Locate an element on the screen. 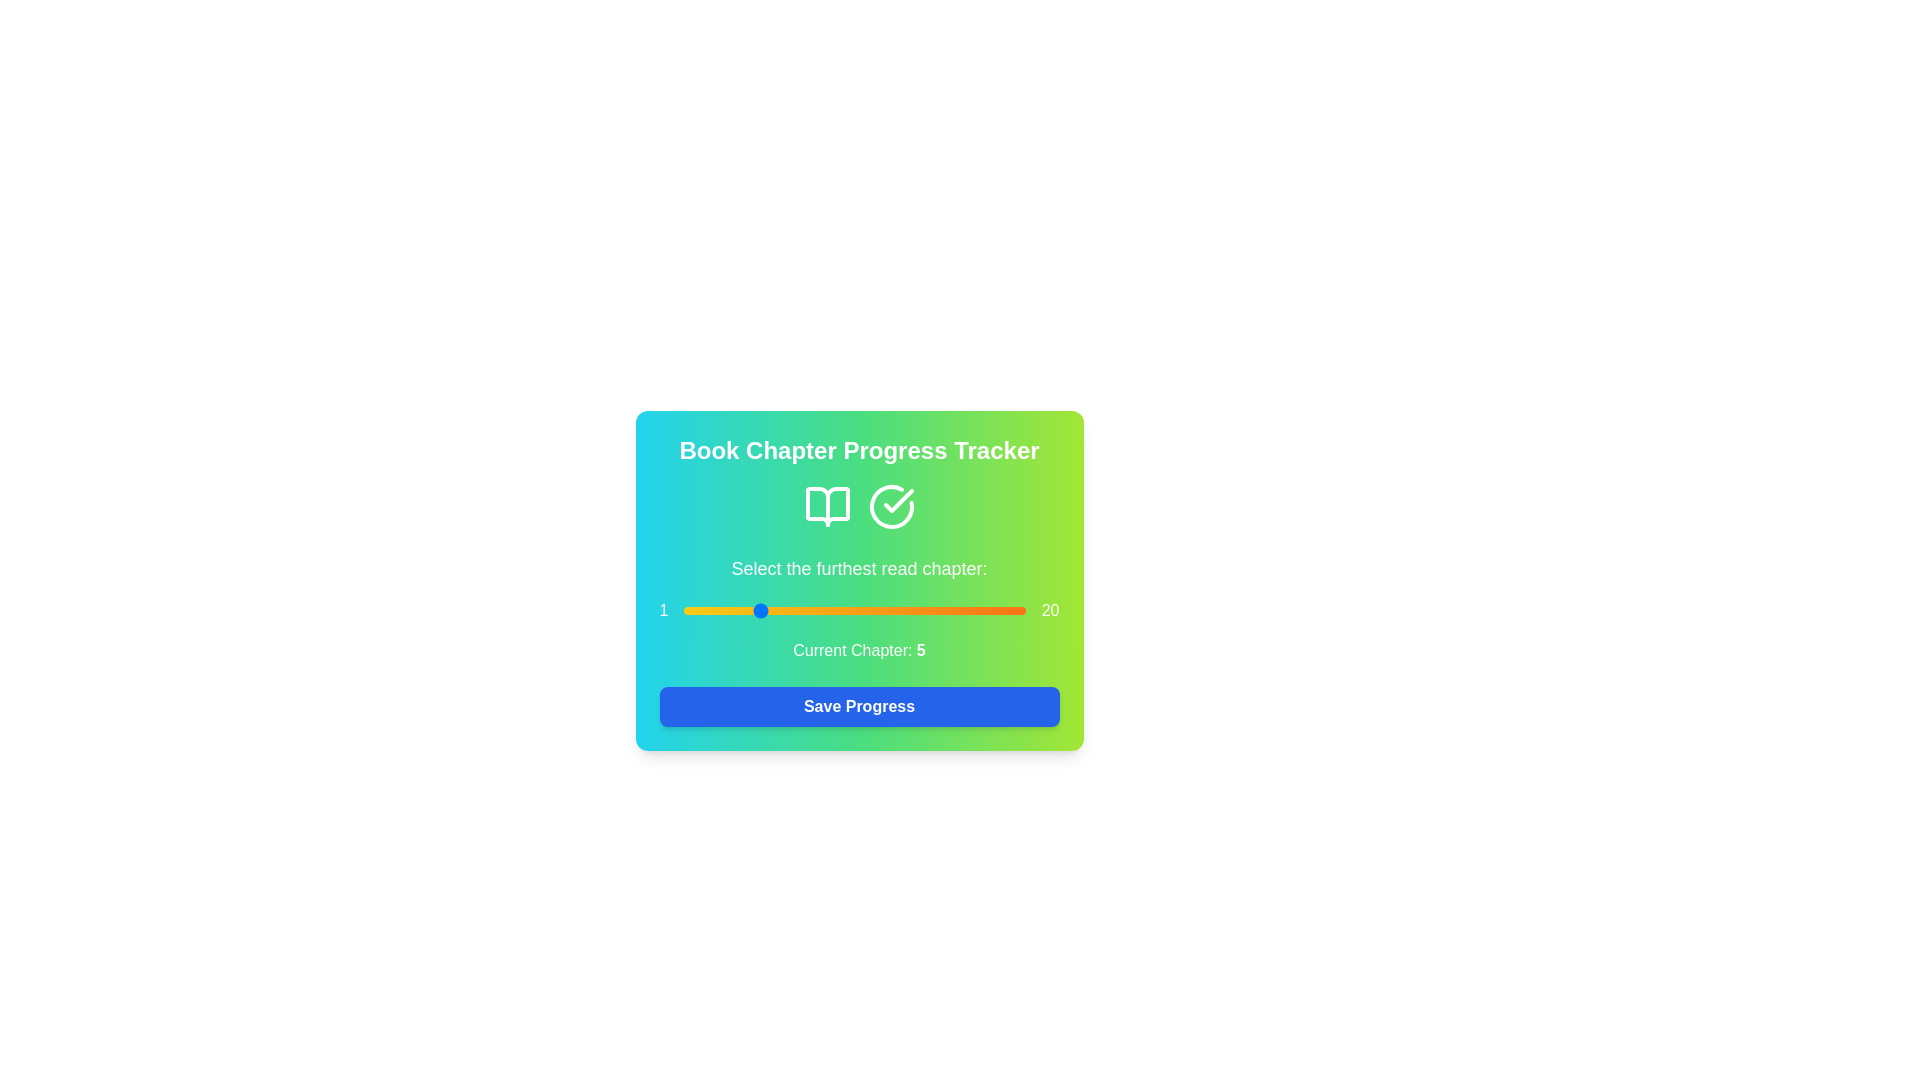  'Save Progress' button to save the selected chapter is located at coordinates (859, 705).